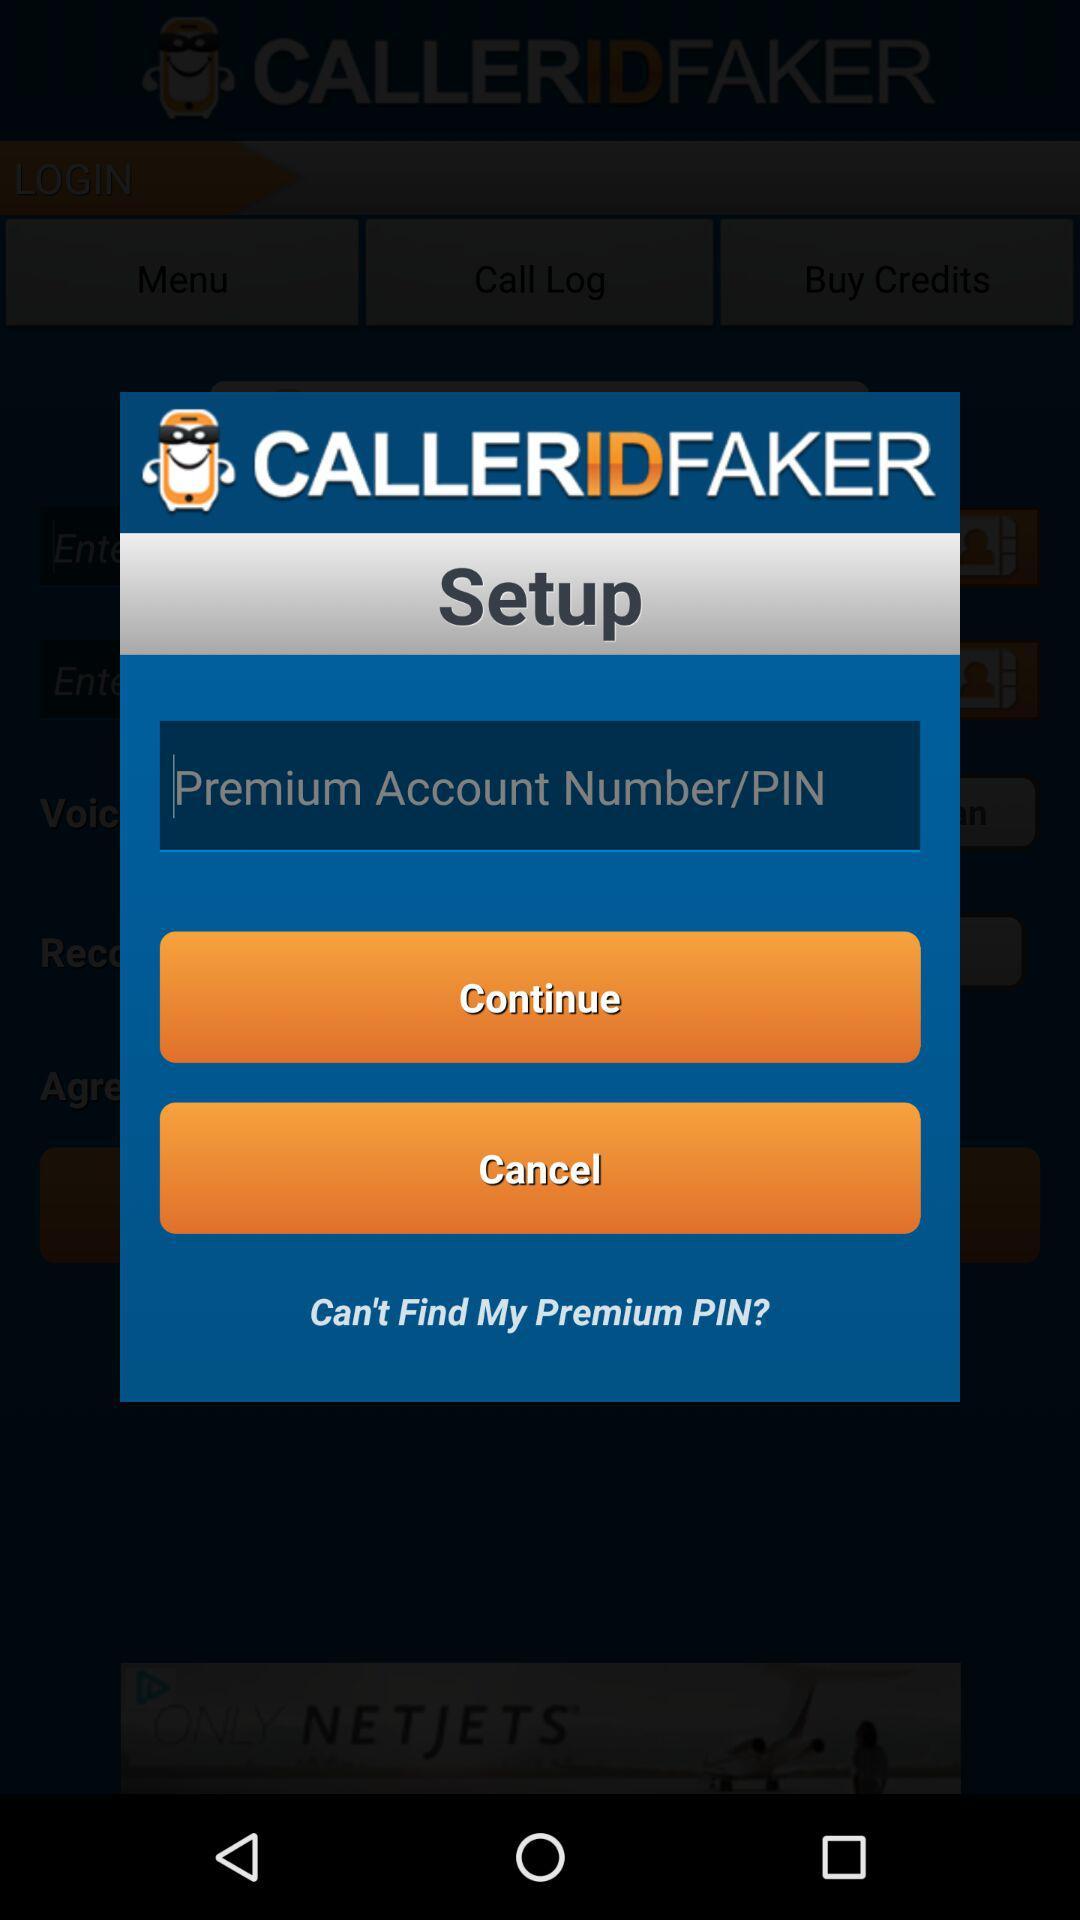 The height and width of the screenshot is (1920, 1080). Describe the element at coordinates (540, 1168) in the screenshot. I see `cancel button` at that location.